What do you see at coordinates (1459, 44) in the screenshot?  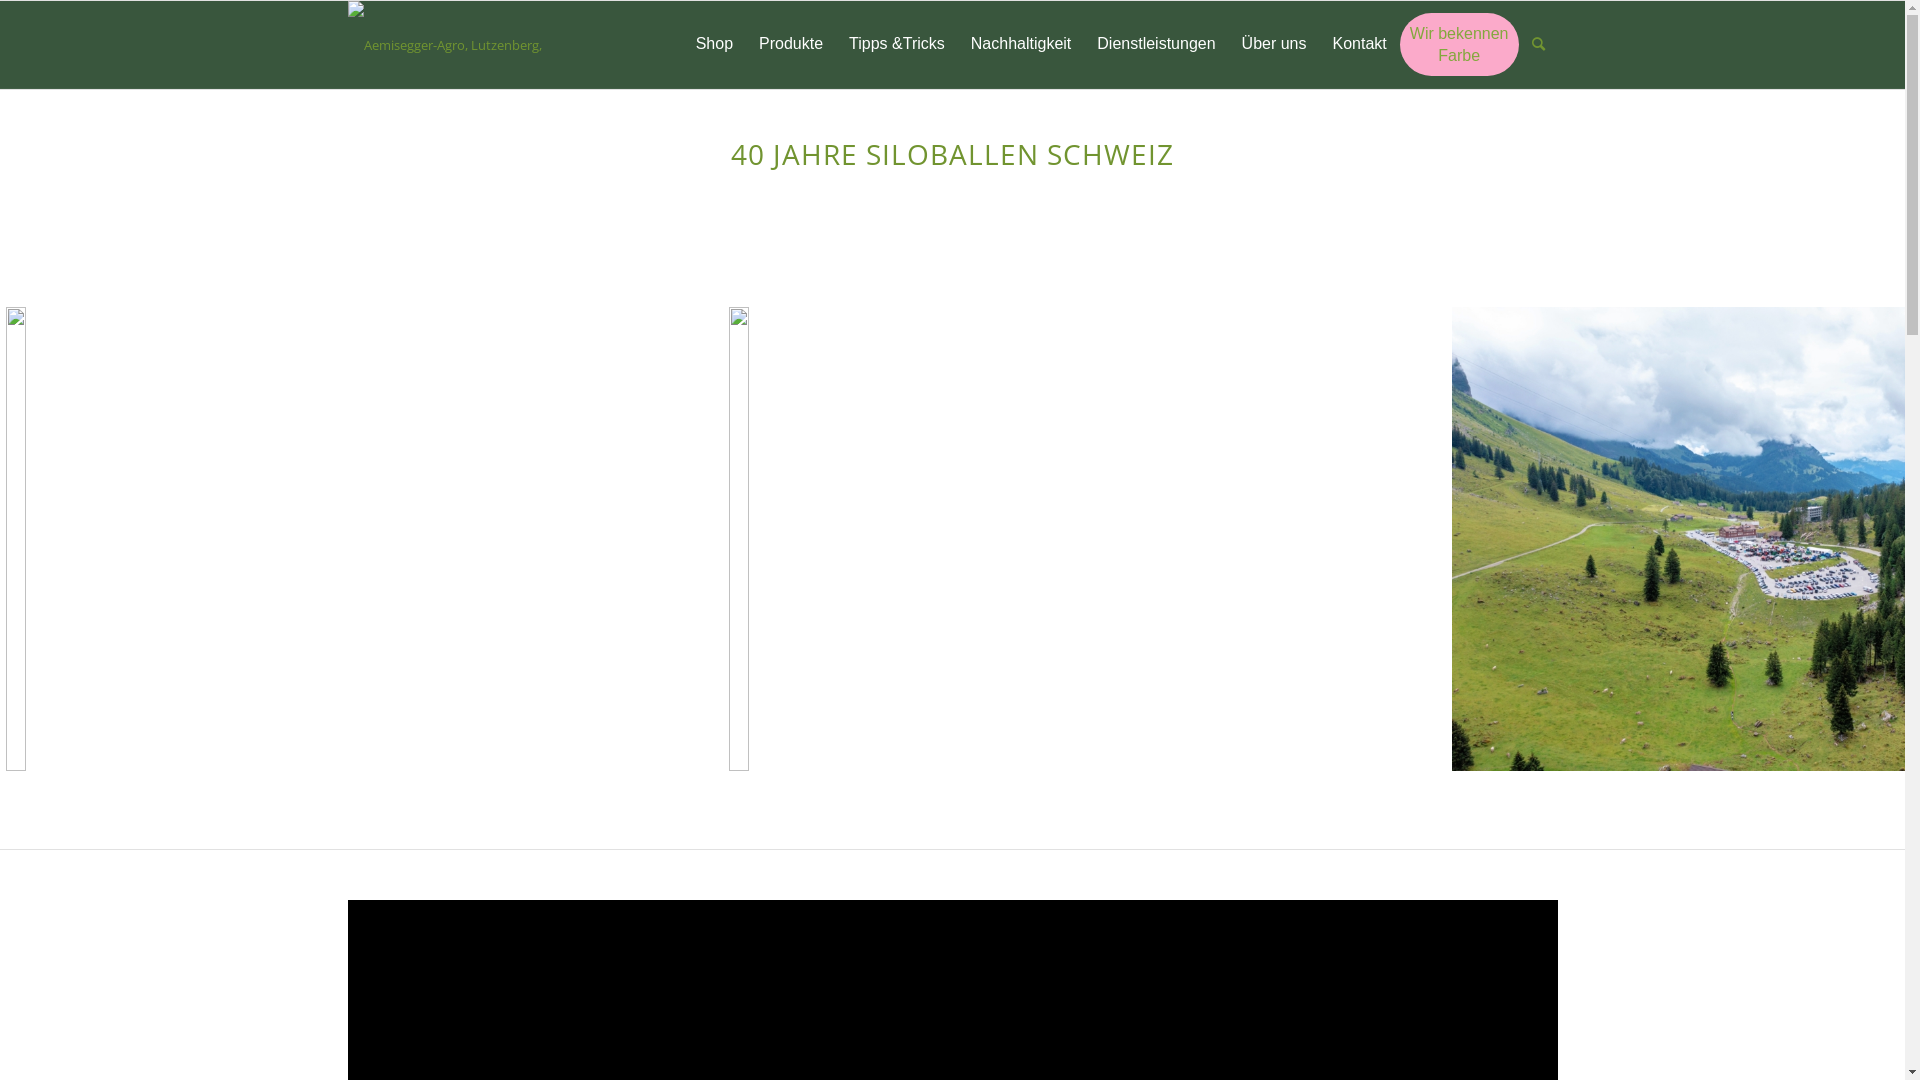 I see `'Wir bekennen` at bounding box center [1459, 44].